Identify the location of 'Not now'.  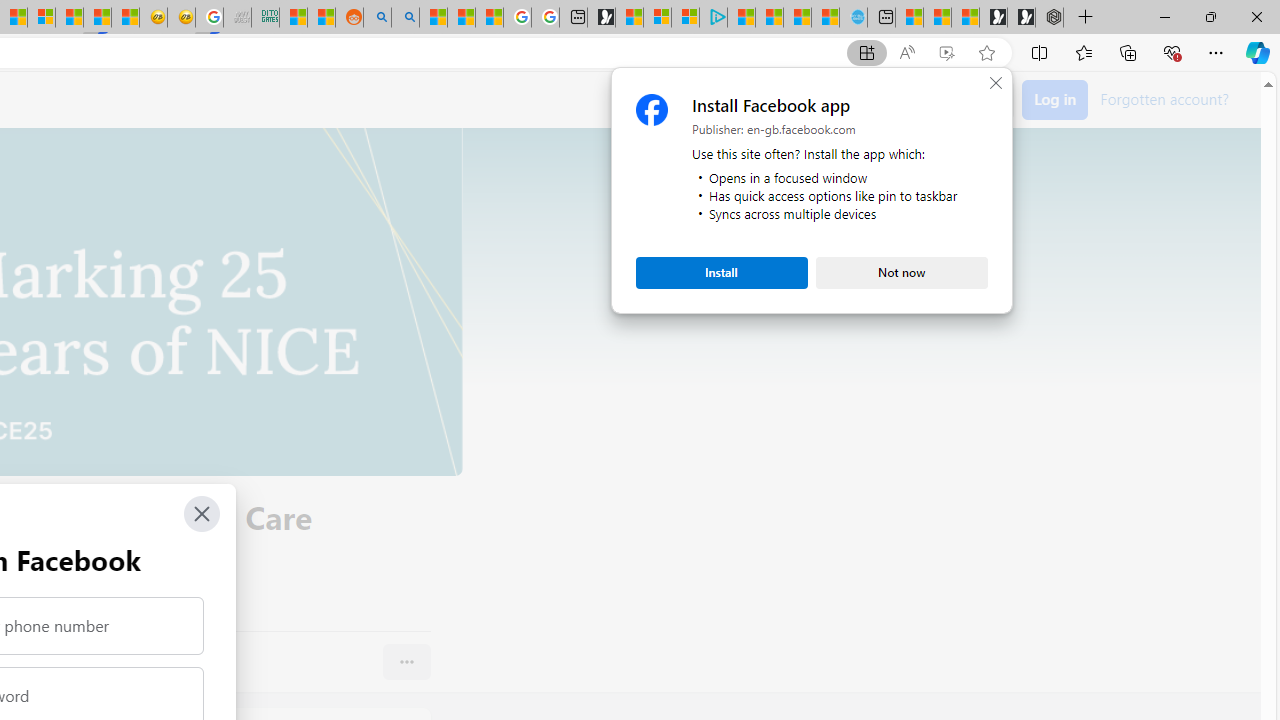
(901, 272).